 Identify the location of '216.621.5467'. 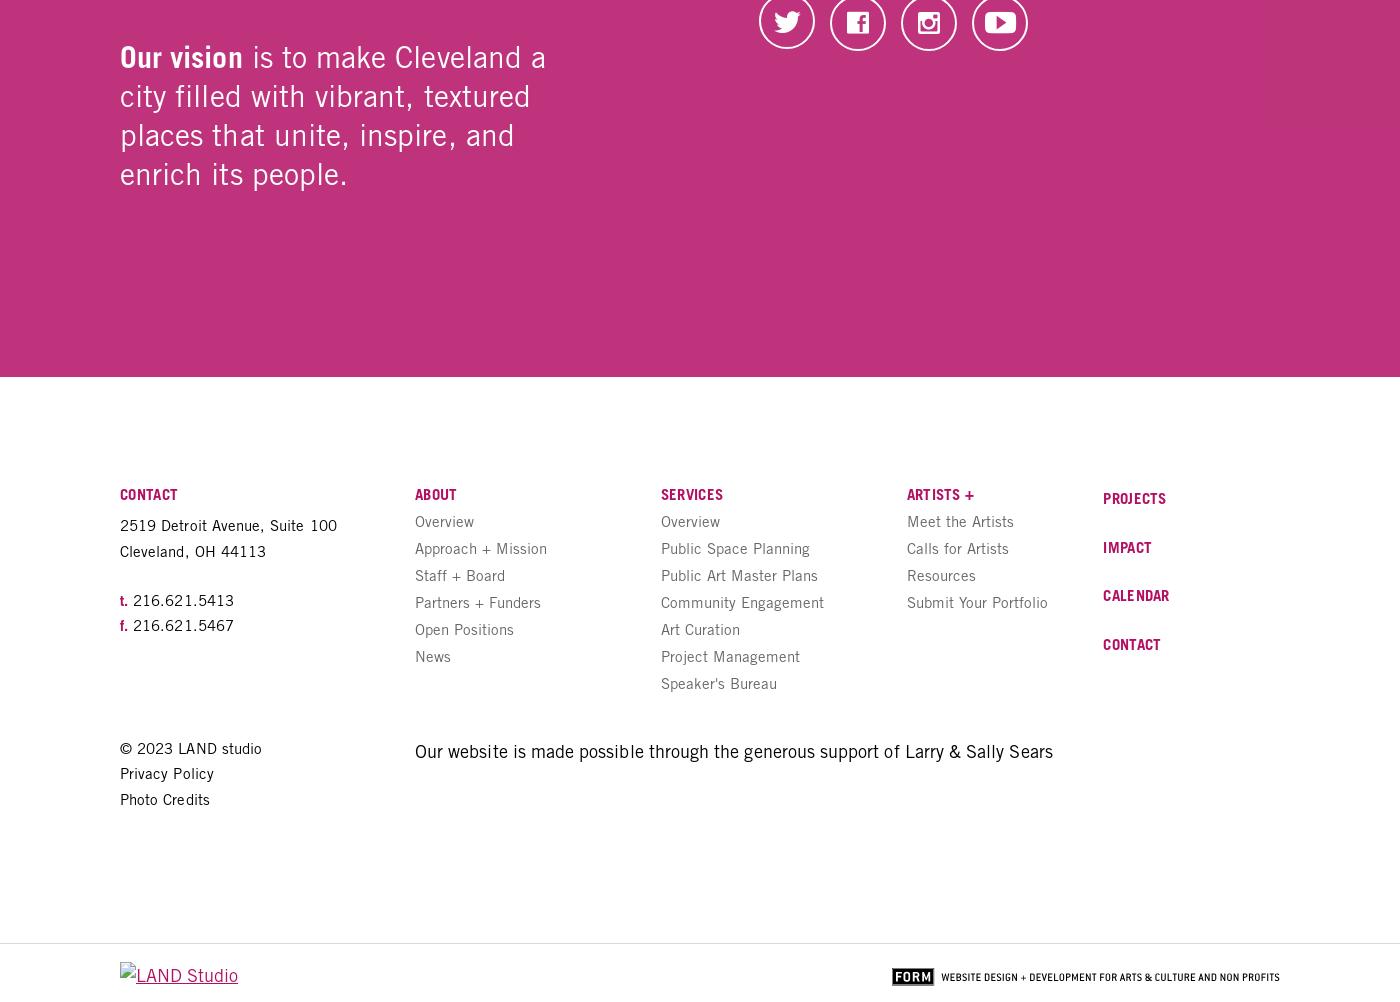
(179, 623).